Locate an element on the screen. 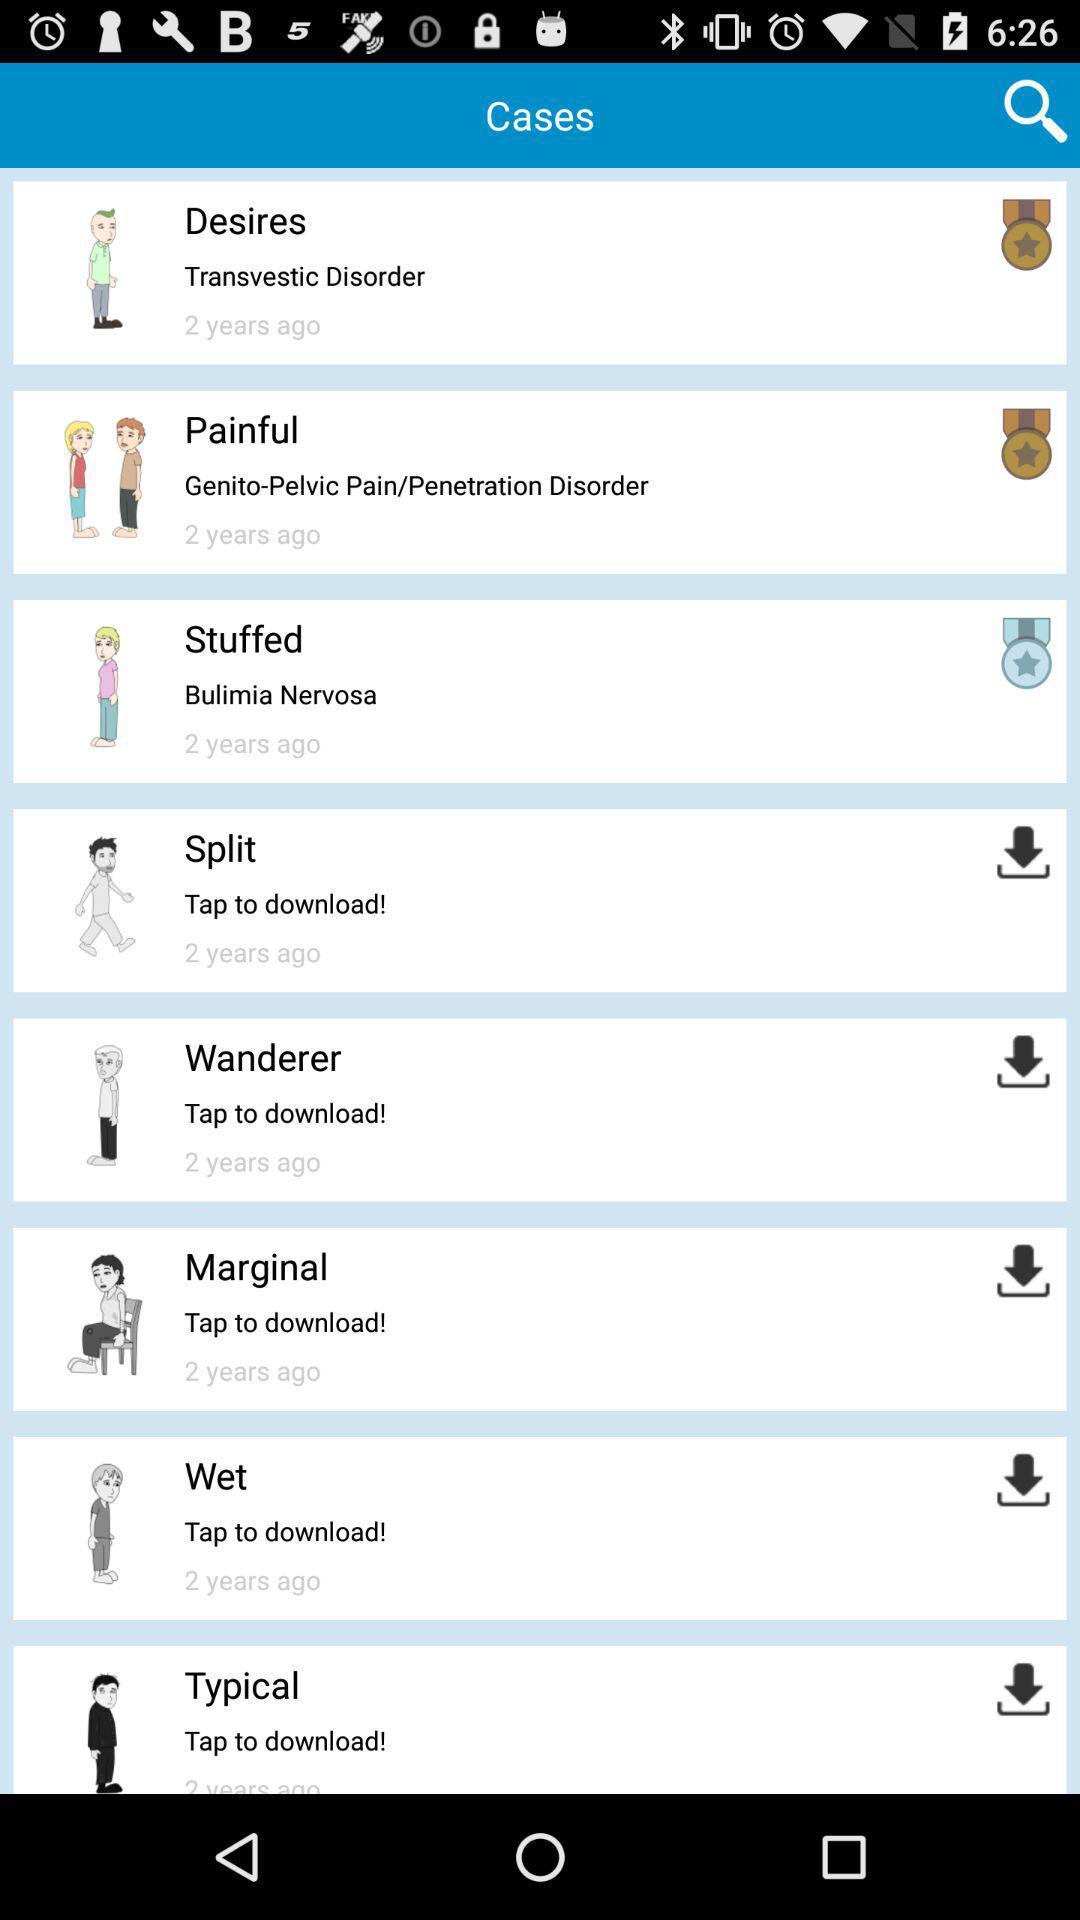 This screenshot has height=1920, width=1080. the split is located at coordinates (220, 847).